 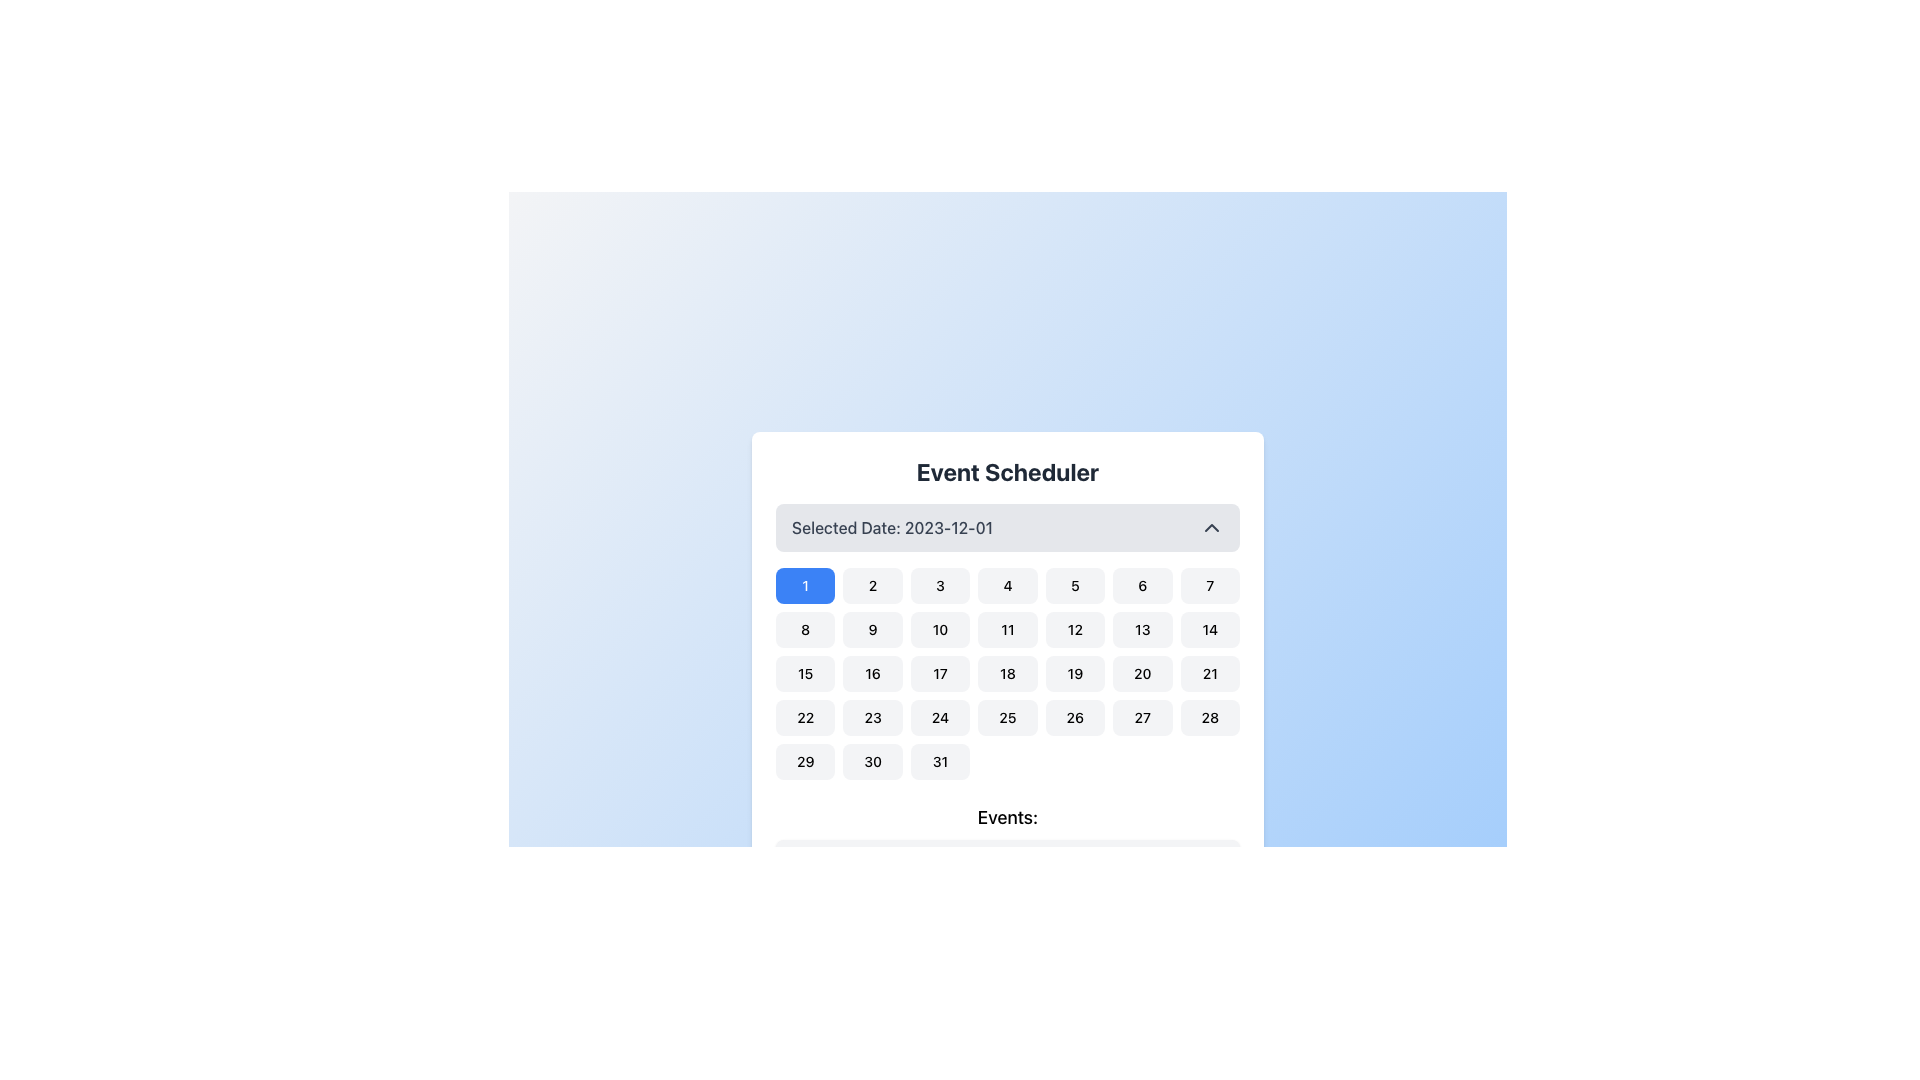 I want to click on the collapsible toggle icon located at the right end of the 'Selected Date: 2023-12-01' bar, so click(x=1210, y=527).